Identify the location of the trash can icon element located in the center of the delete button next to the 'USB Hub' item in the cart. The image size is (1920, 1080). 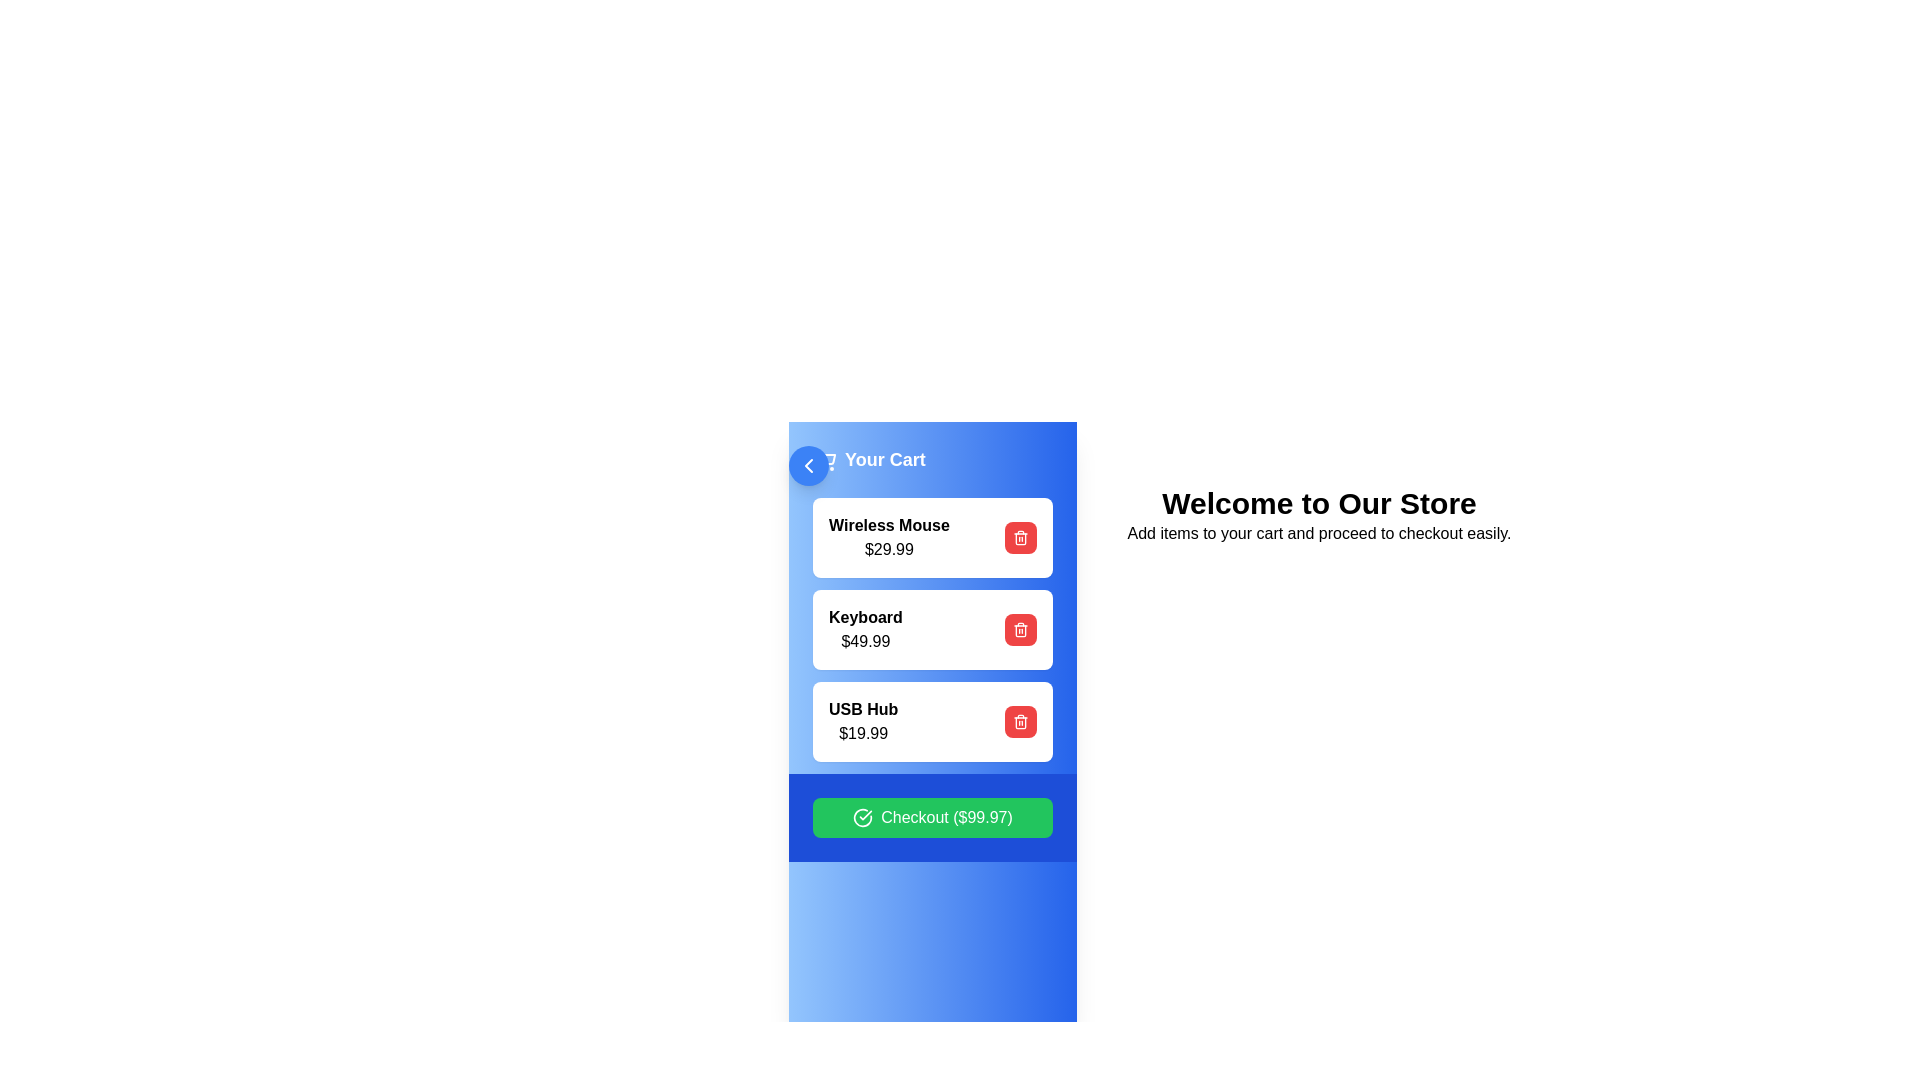
(1021, 538).